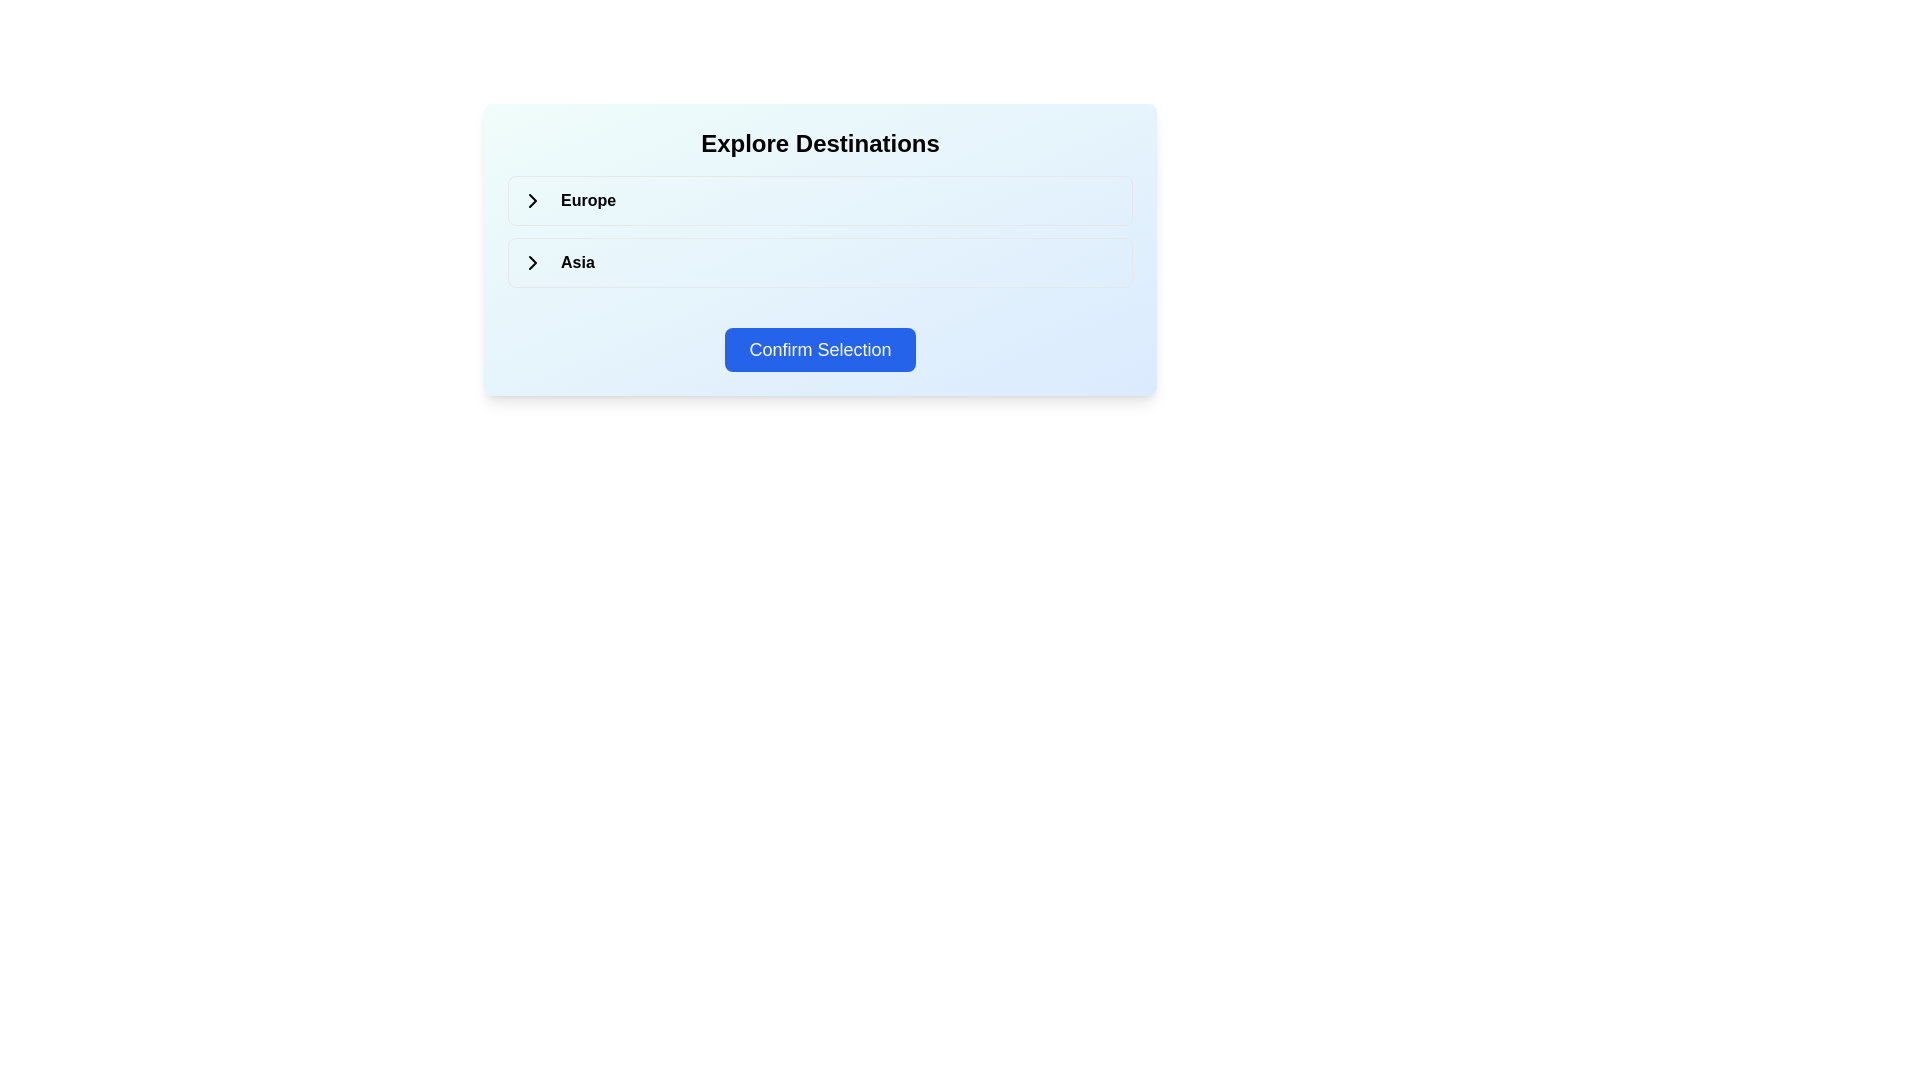  What do you see at coordinates (820, 200) in the screenshot?
I see `the button labeled 'Europe', which is styled with a light background and rounded edges` at bounding box center [820, 200].